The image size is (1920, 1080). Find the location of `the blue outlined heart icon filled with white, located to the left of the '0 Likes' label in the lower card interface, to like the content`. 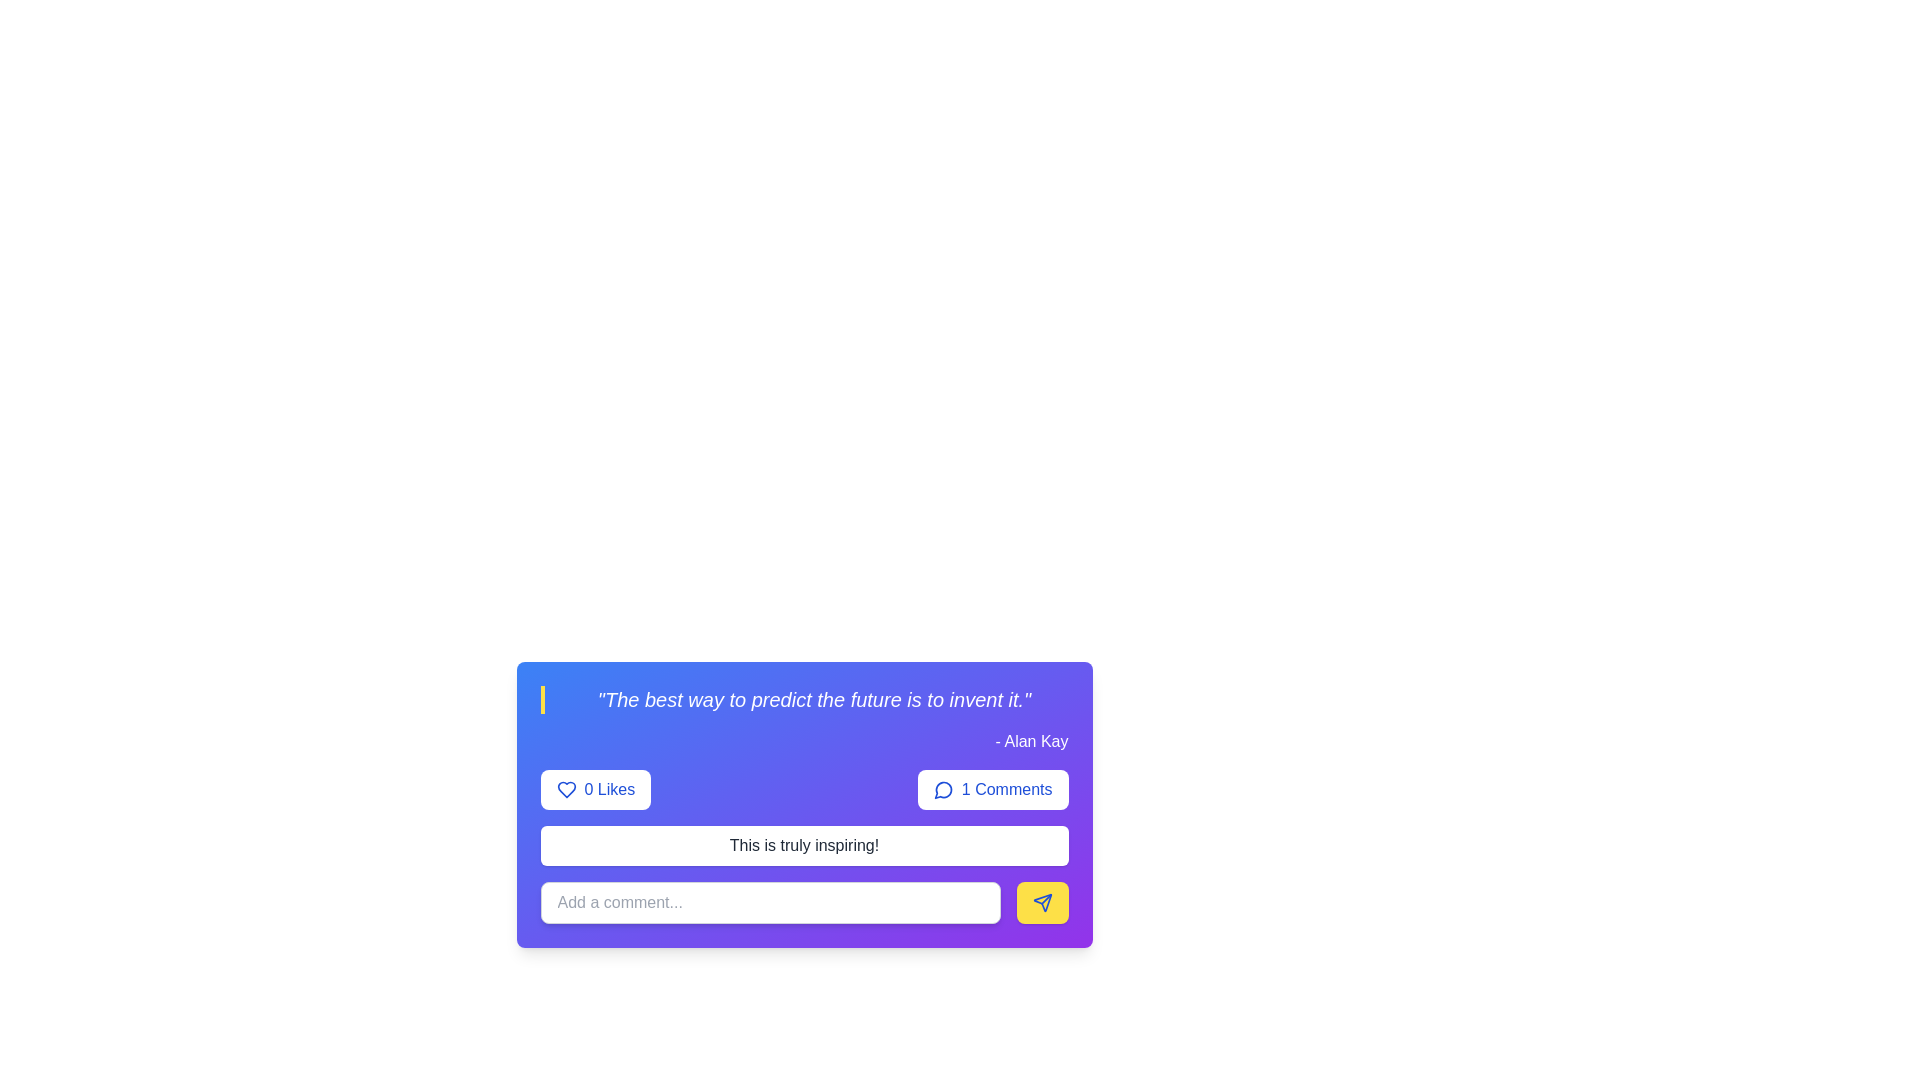

the blue outlined heart icon filled with white, located to the left of the '0 Likes' label in the lower card interface, to like the content is located at coordinates (565, 789).